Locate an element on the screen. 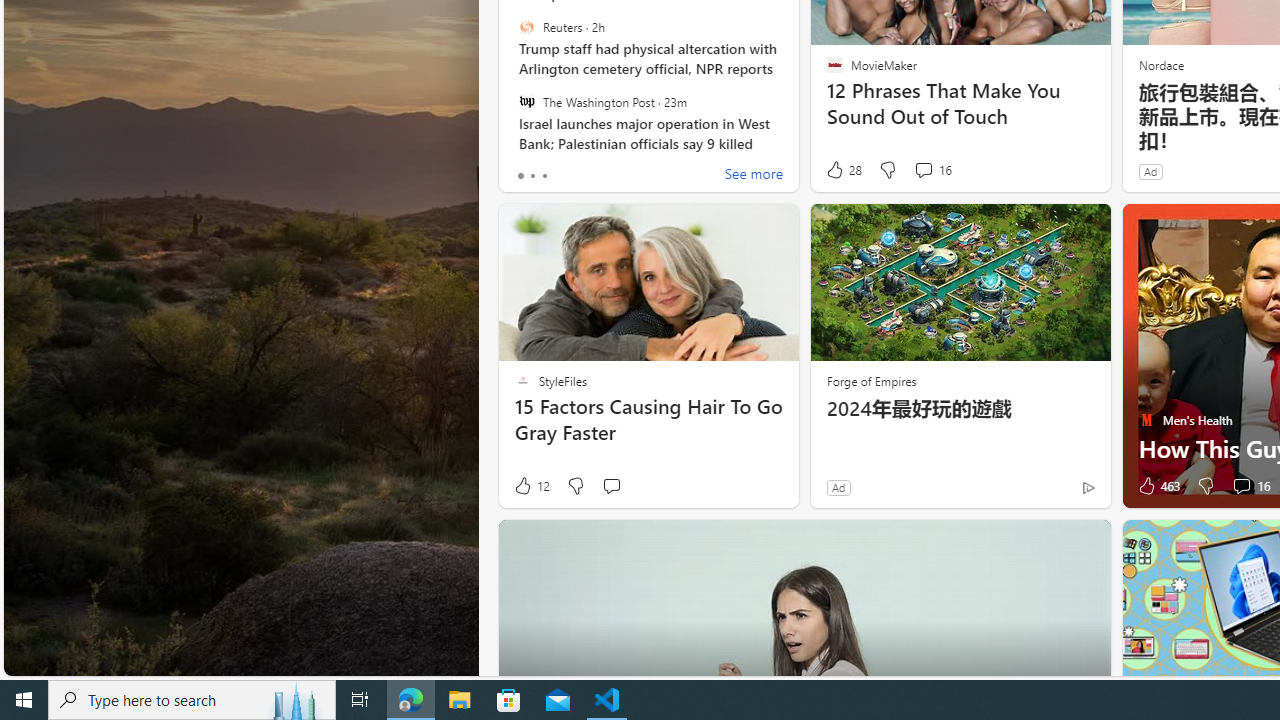  'View comments 16 Comment' is located at coordinates (1248, 486).